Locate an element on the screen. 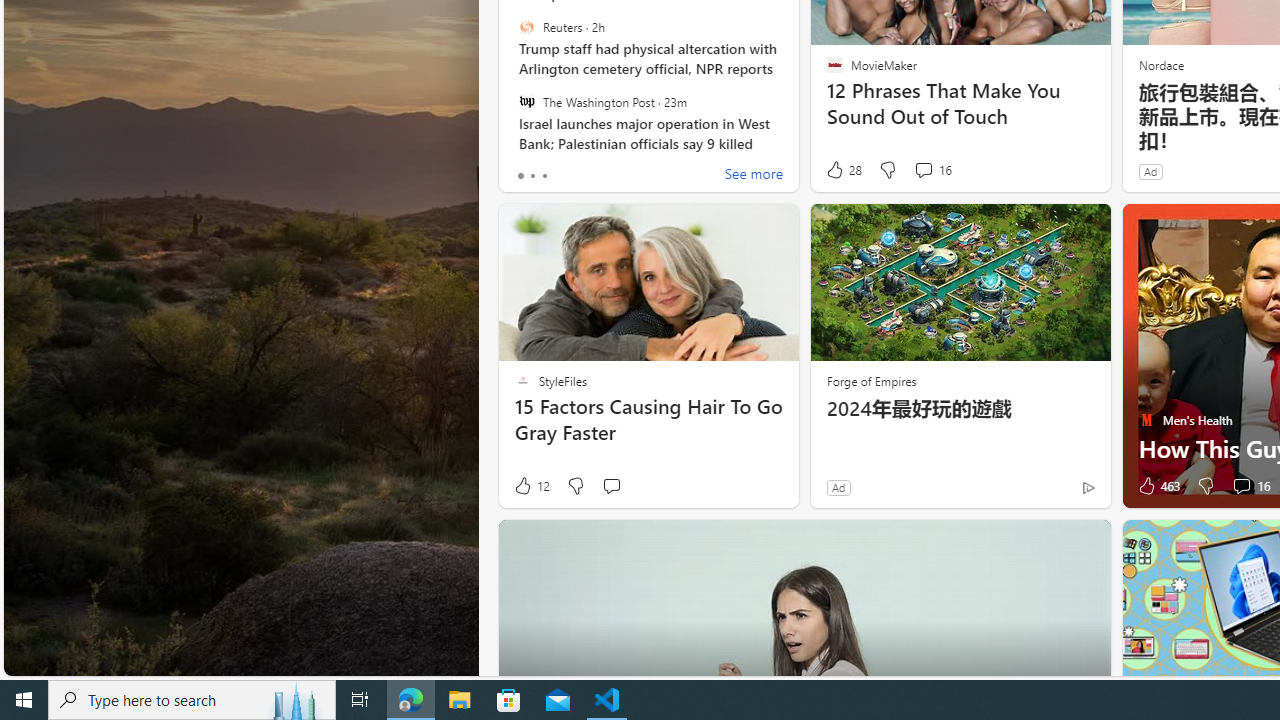  'View comments 16 Comment' is located at coordinates (1248, 486).